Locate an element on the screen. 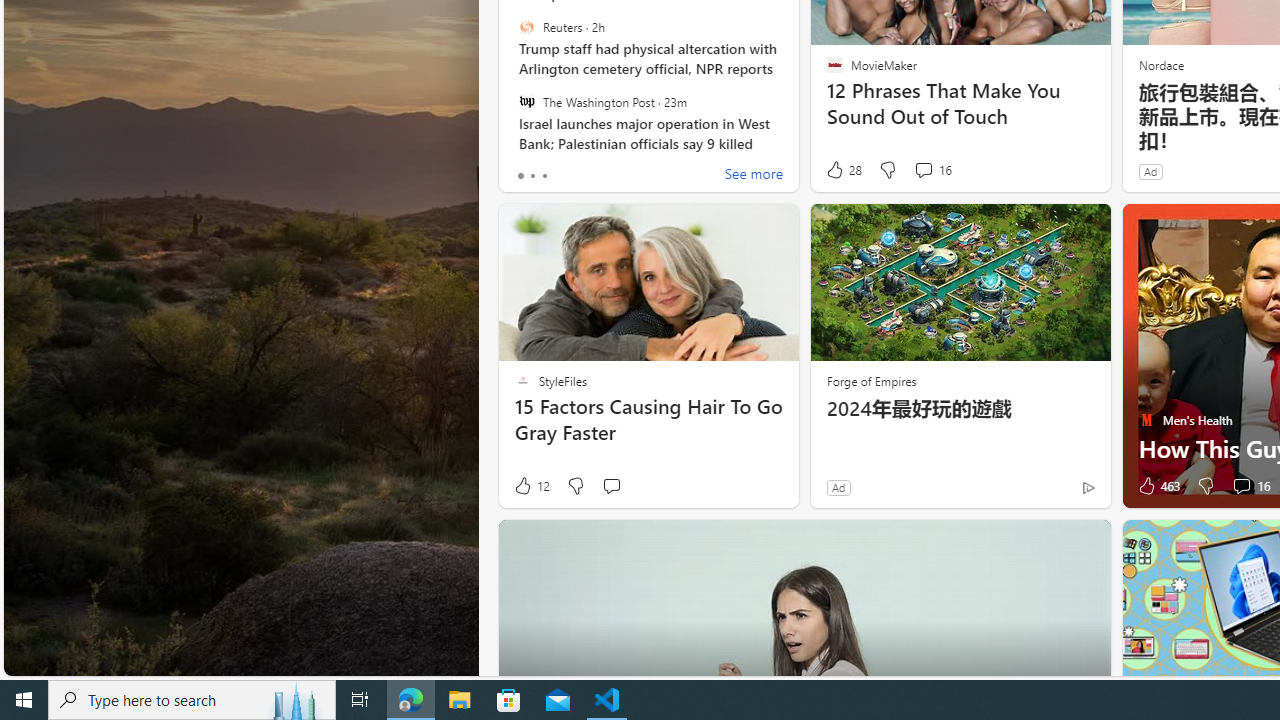  'View comments 16 Comment' is located at coordinates (1248, 486).